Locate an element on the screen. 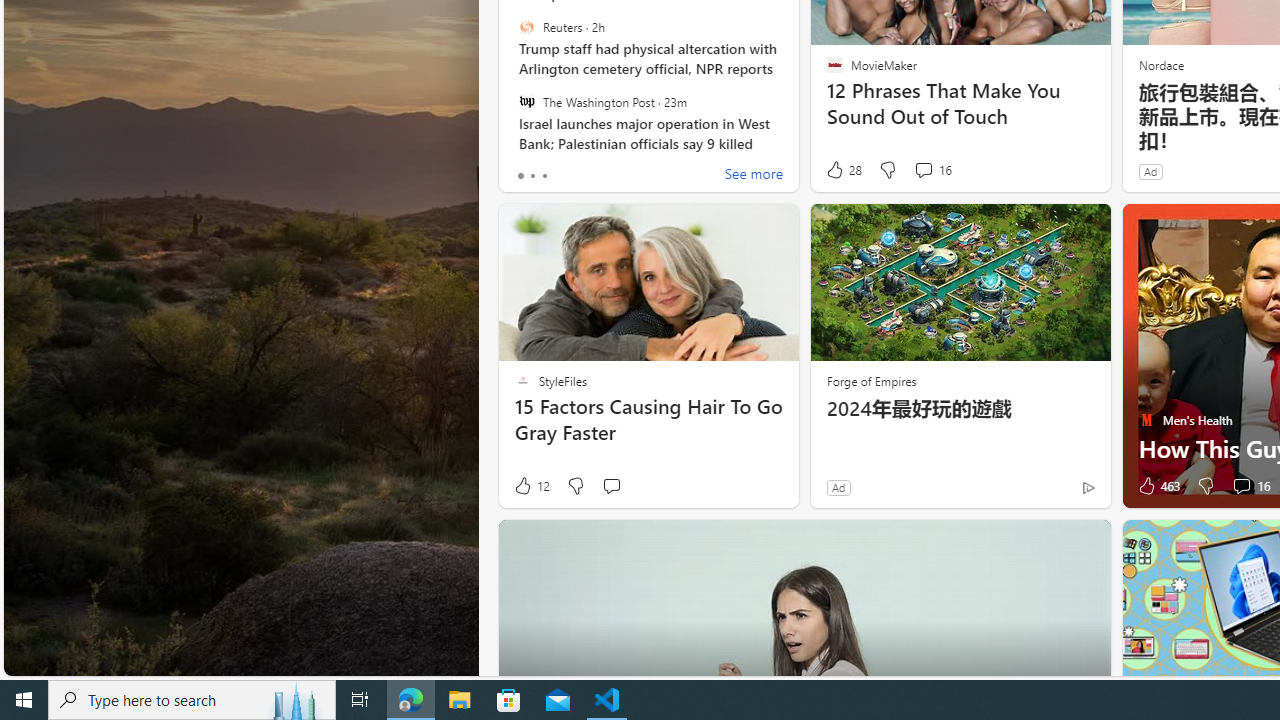  'View comments 16 Comment' is located at coordinates (1248, 486).